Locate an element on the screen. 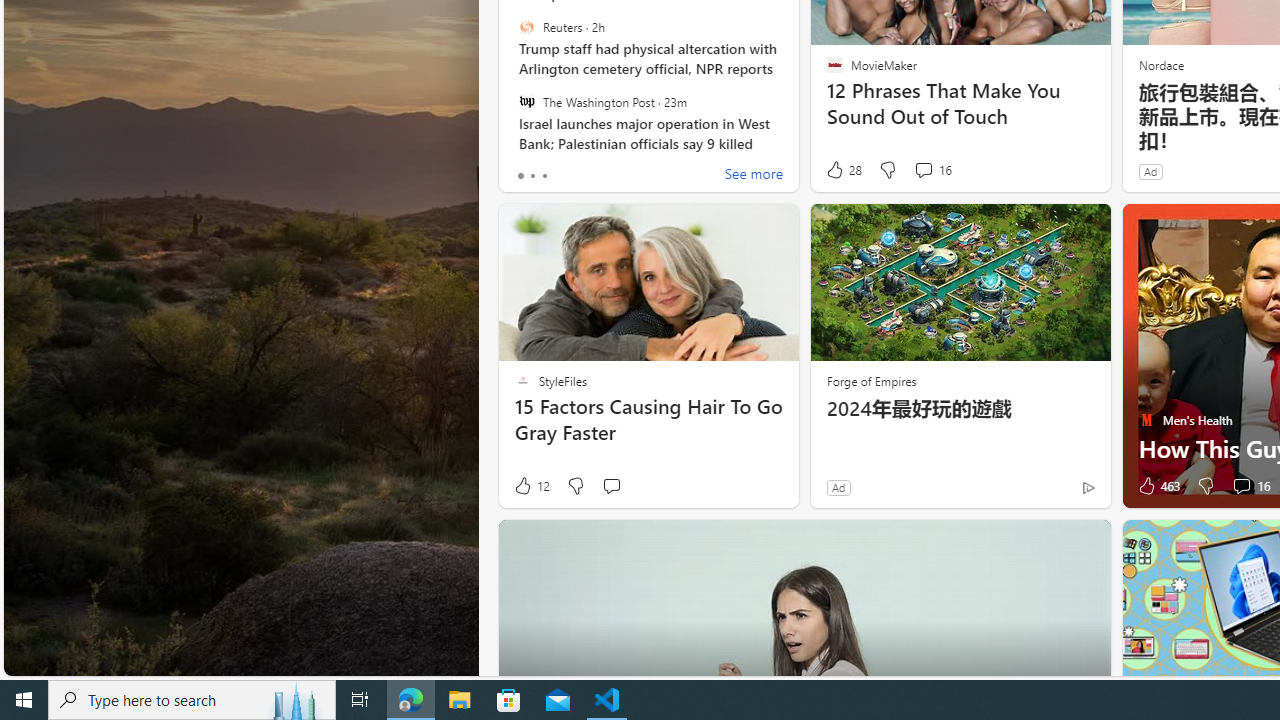  'View comments 16 Comment' is located at coordinates (1248, 486).